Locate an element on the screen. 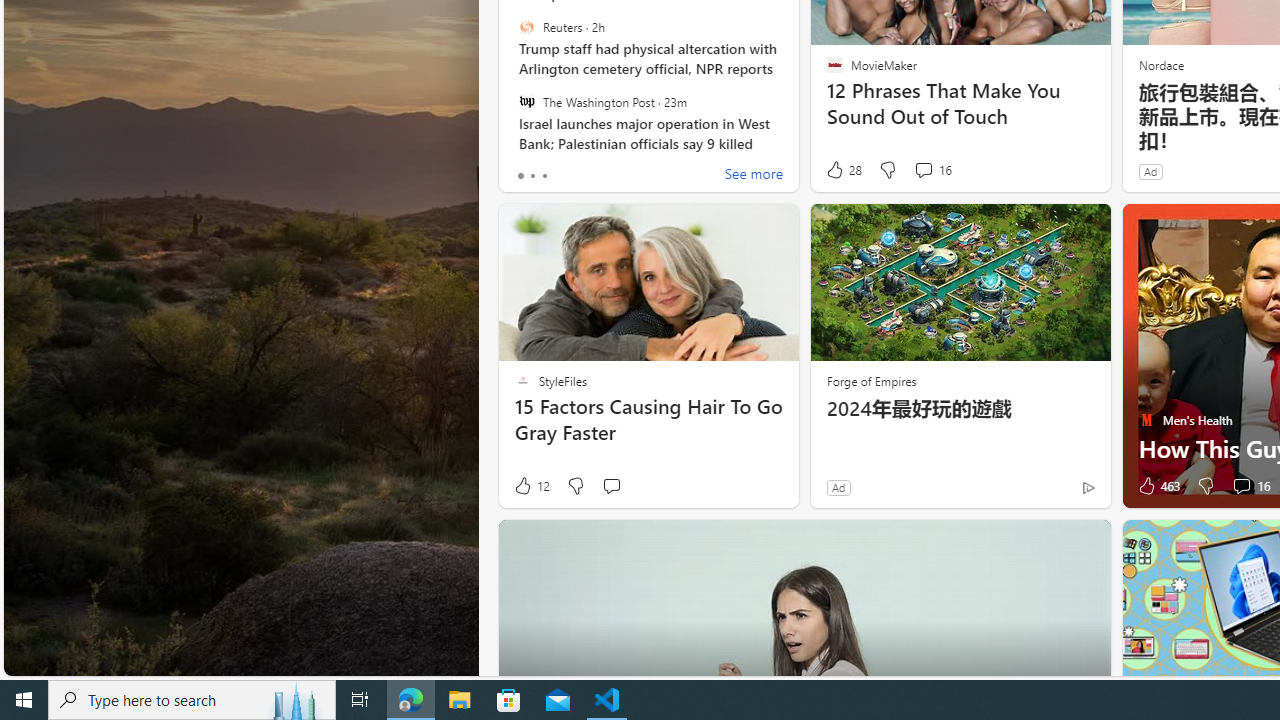  'View comments 16 Comment' is located at coordinates (1248, 486).